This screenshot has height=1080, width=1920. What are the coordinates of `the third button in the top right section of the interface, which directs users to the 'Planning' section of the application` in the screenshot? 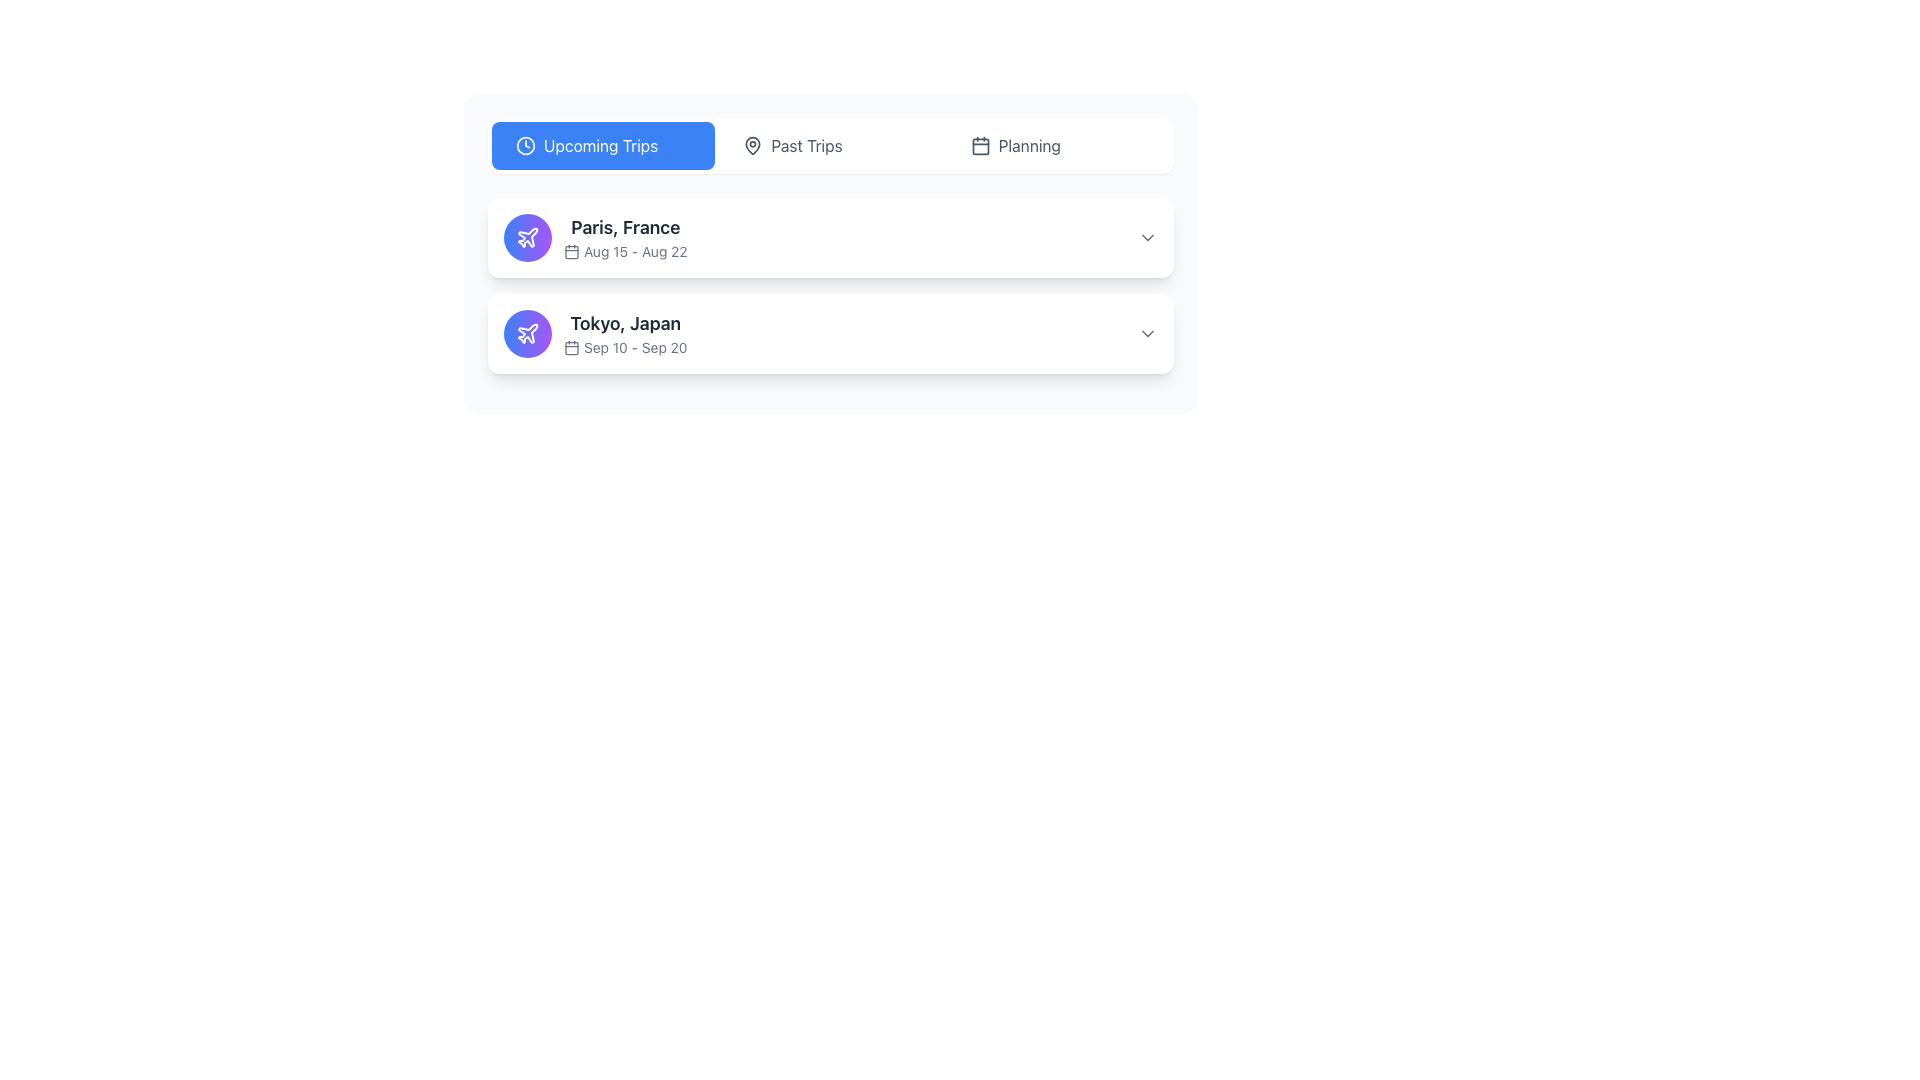 It's located at (1056, 145).